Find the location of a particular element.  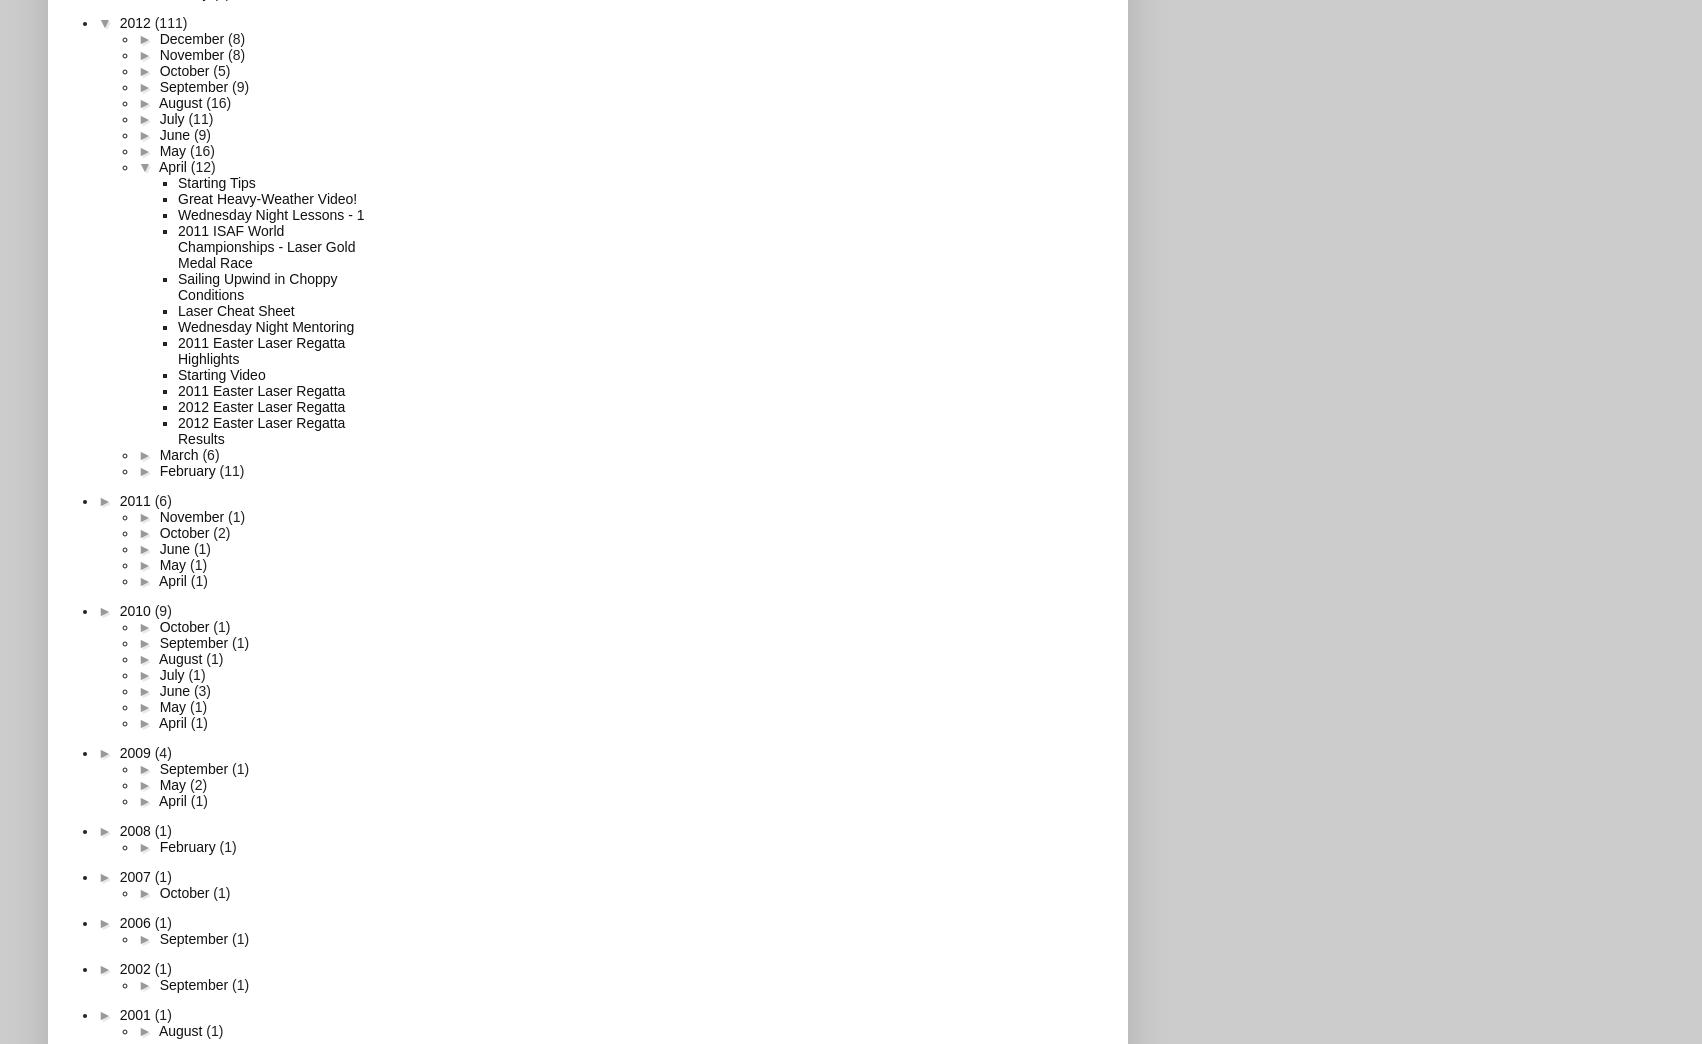

'2009' is located at coordinates (136, 751).